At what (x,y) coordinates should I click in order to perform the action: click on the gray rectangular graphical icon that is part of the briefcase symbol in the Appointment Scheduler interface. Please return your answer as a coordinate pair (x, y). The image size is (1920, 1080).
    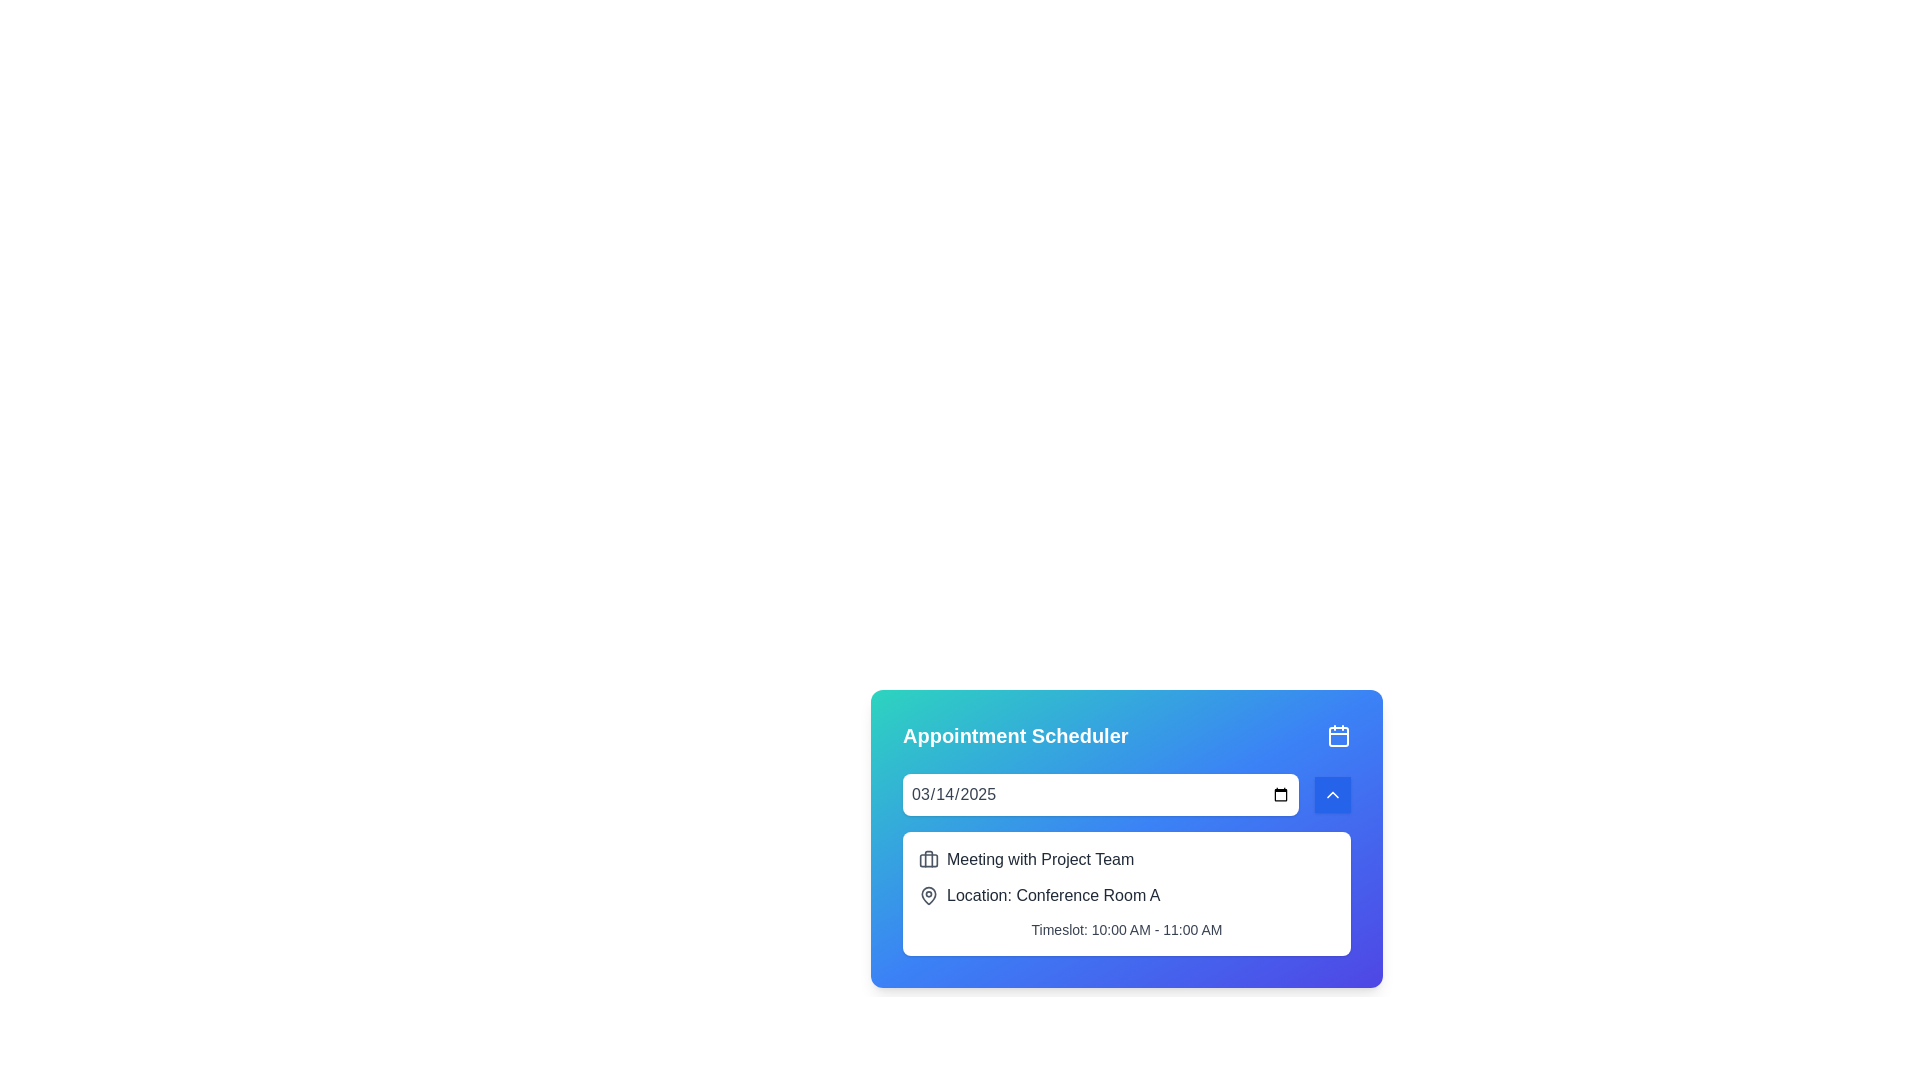
    Looking at the image, I should click on (928, 859).